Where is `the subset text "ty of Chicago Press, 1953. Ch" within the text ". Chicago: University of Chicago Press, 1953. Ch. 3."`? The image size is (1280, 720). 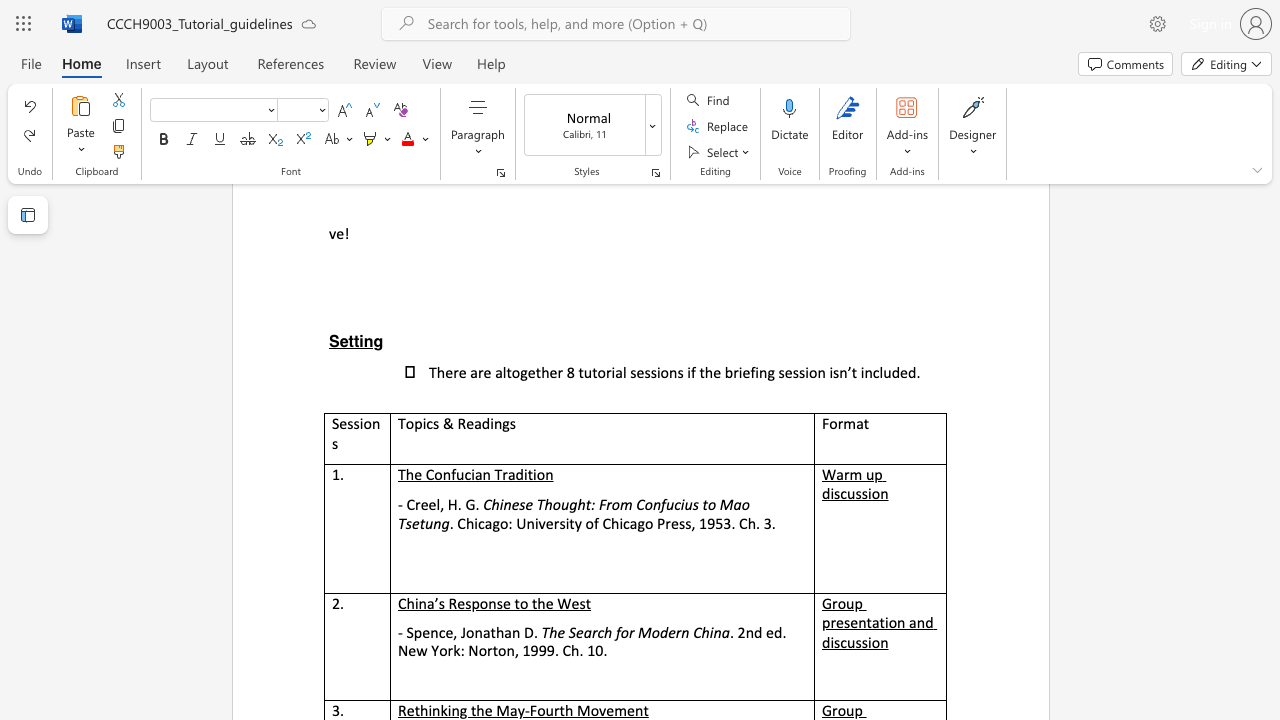 the subset text "ty of Chicago Press, 1953. Ch" within the text ". Chicago: University of Chicago Press, 1953. Ch. 3." is located at coordinates (568, 522).